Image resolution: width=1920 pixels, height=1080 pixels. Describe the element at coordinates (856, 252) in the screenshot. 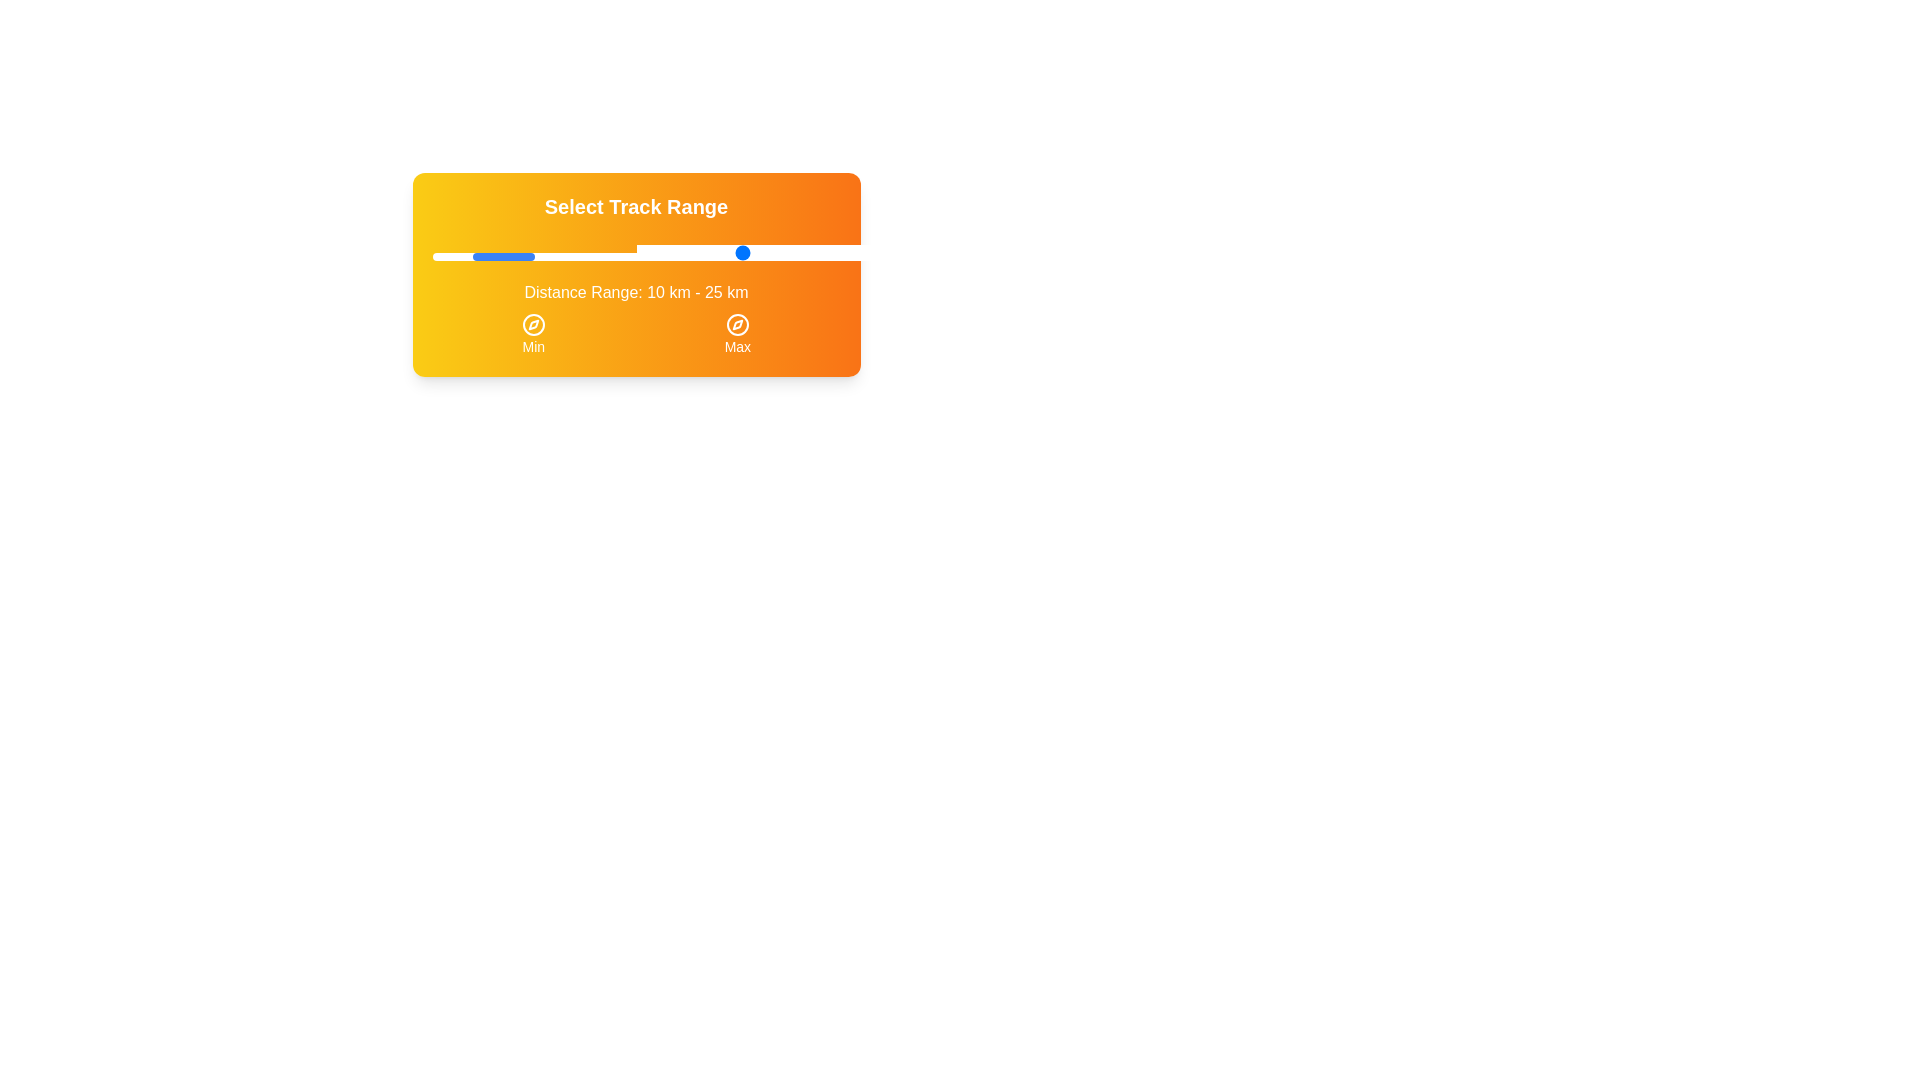

I see `the slider` at that location.